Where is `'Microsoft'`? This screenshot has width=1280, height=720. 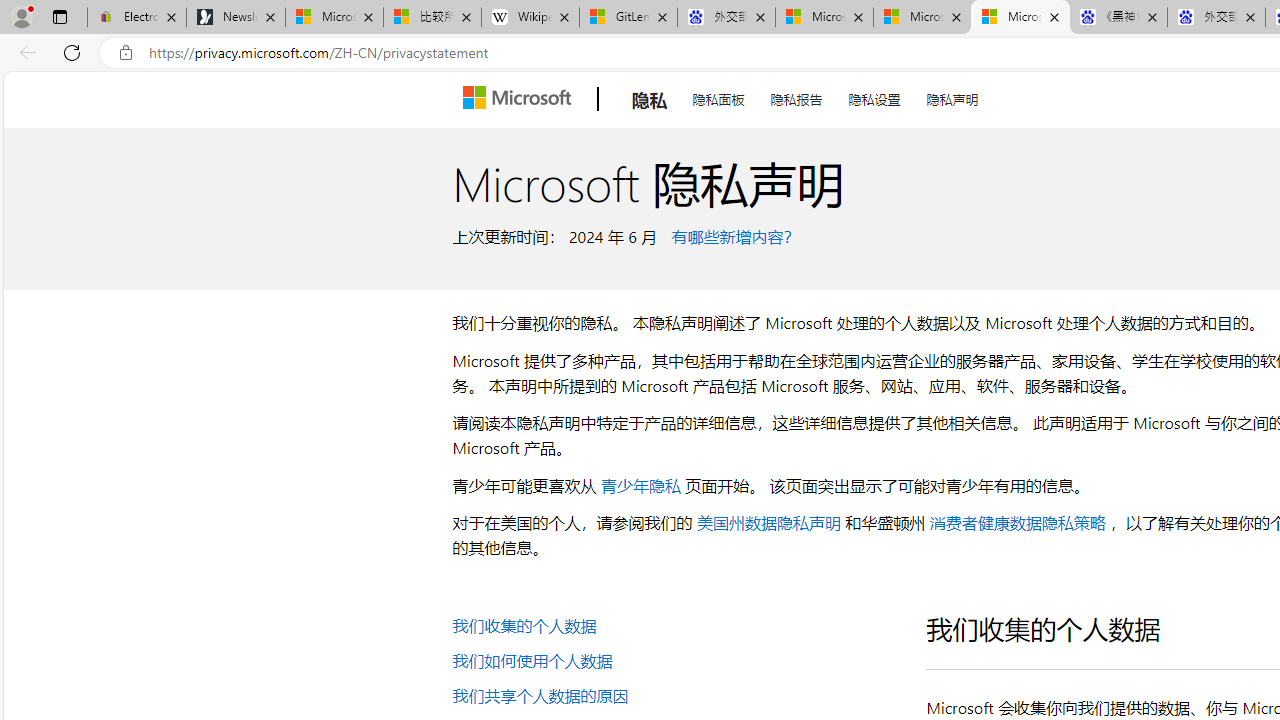
'Microsoft' is located at coordinates (520, 99).